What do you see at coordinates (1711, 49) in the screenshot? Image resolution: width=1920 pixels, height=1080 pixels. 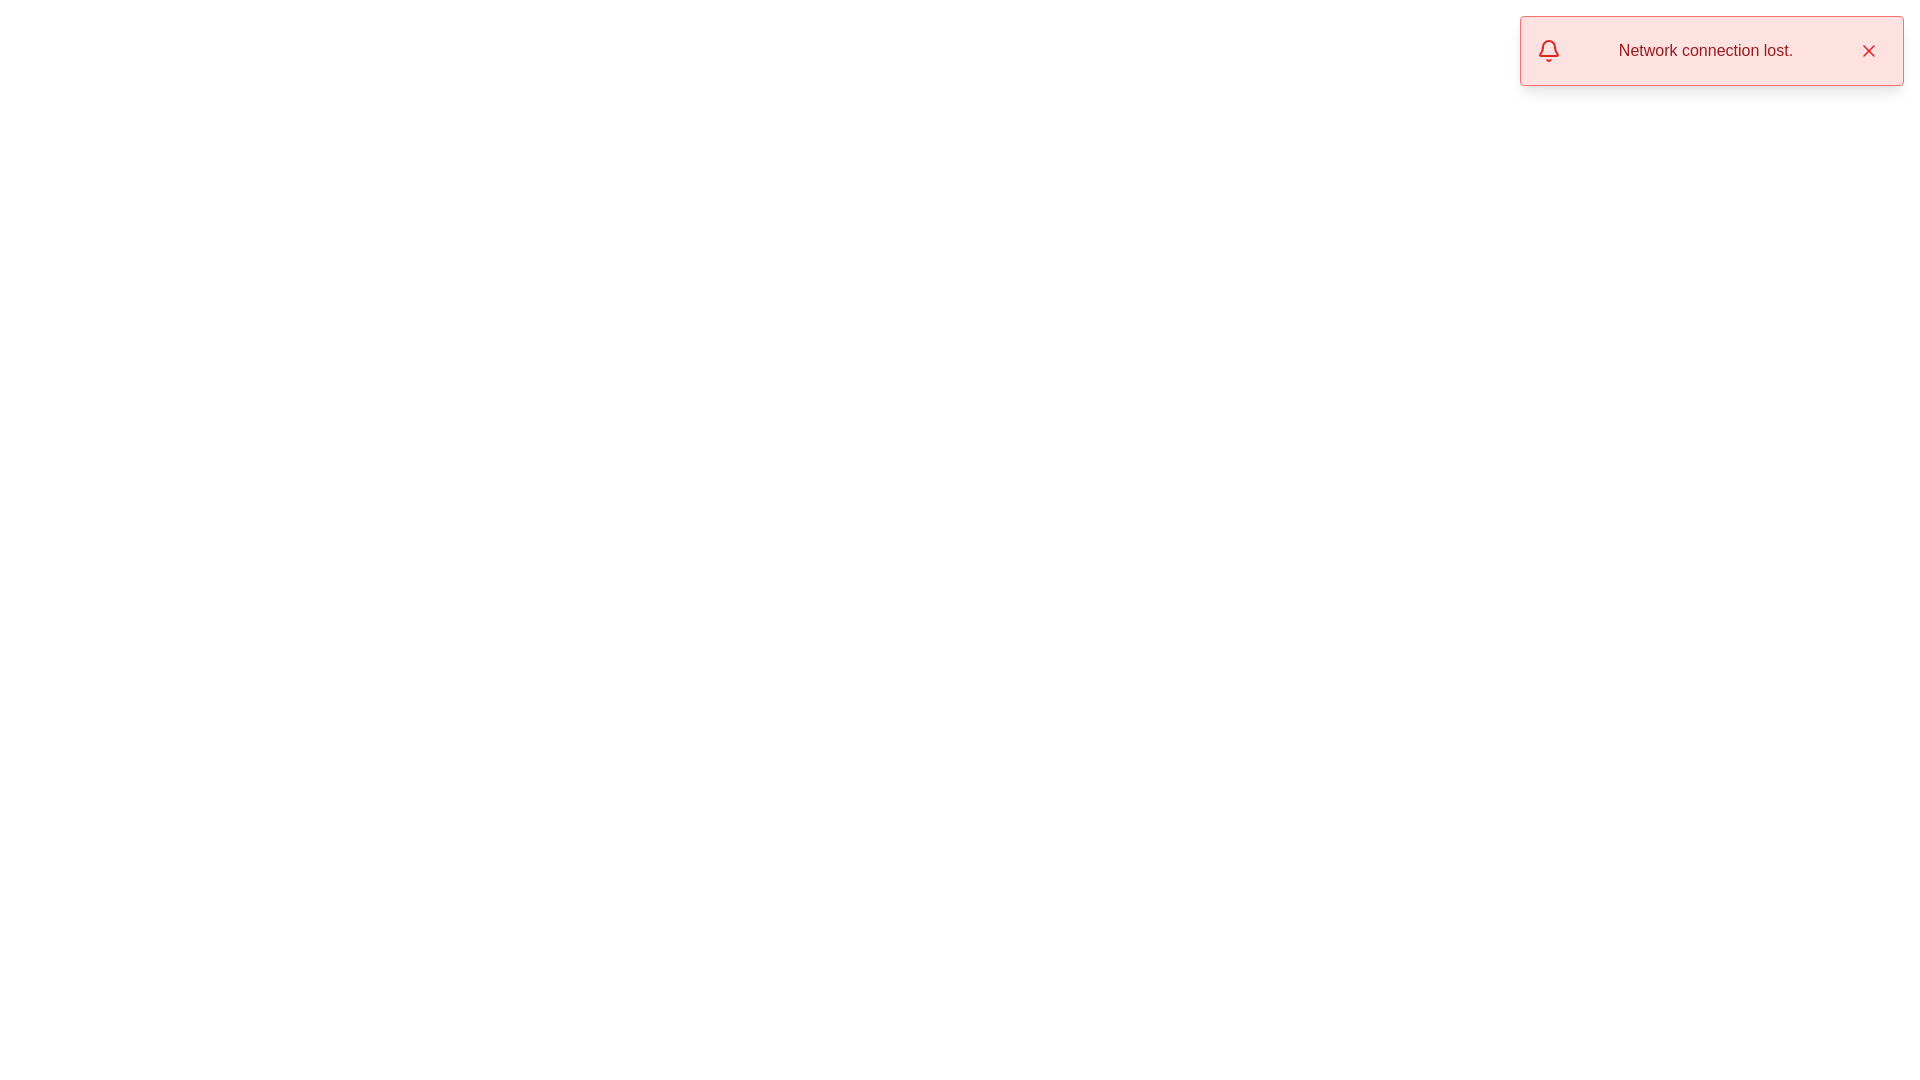 I see `the notification displayed in the top-right corner of the interface that indicates 'Network connection lost.'` at bounding box center [1711, 49].